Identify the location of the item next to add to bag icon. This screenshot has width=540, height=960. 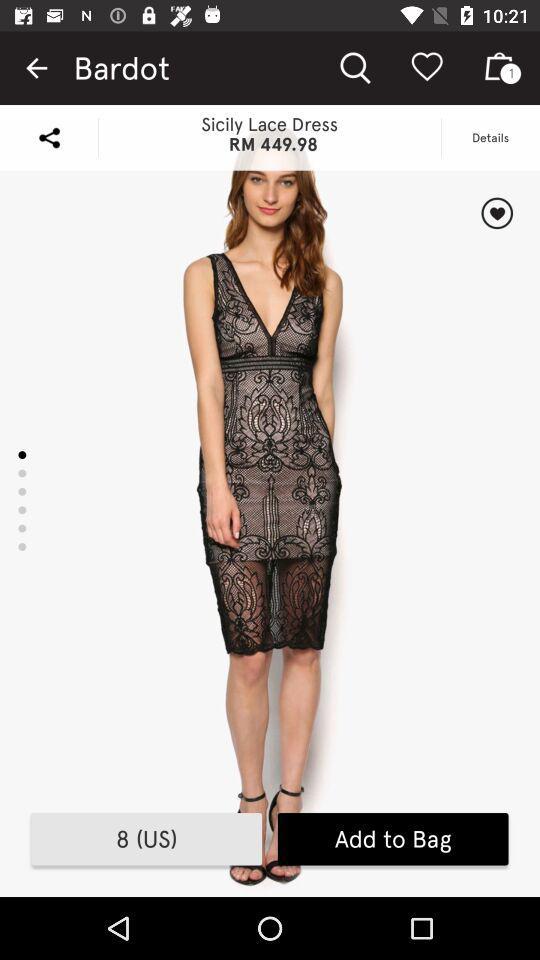
(145, 839).